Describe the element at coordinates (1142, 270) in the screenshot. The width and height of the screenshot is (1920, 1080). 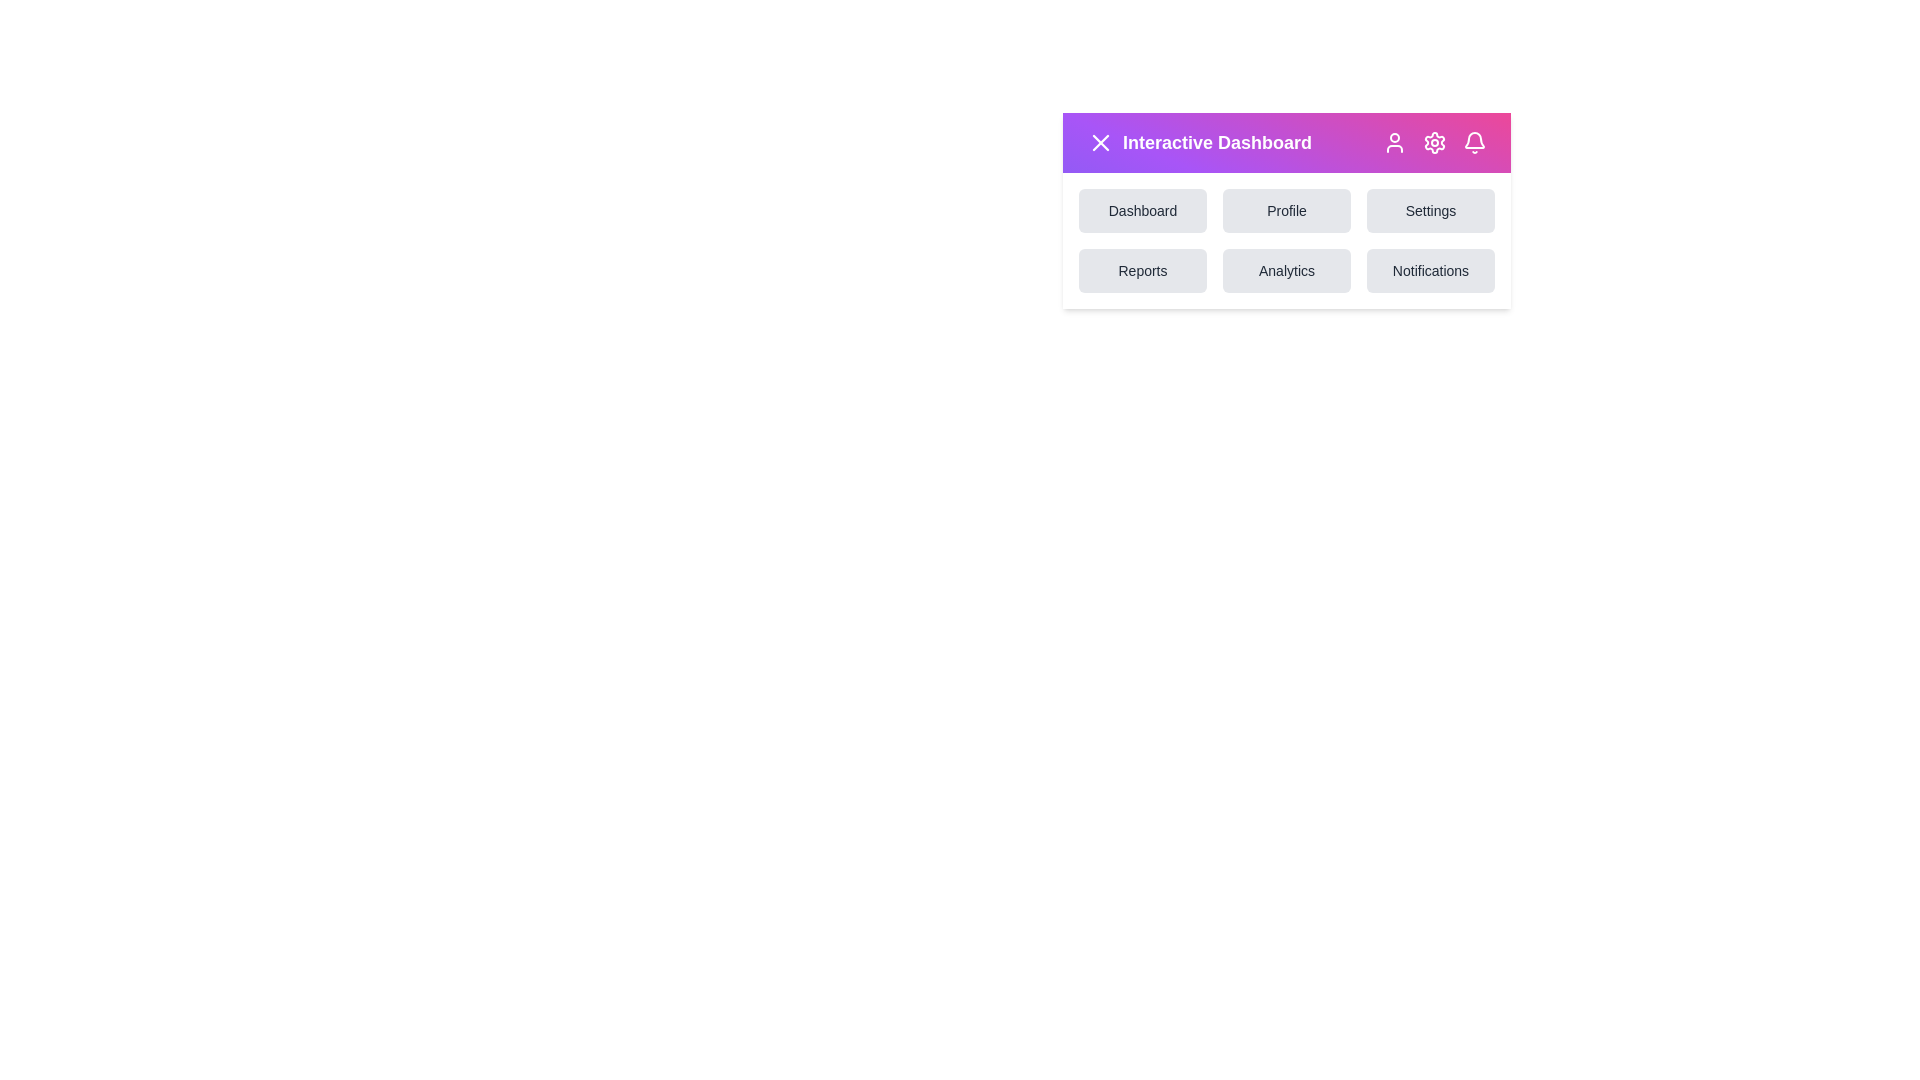
I see `the option Reports from the menu grid` at that location.